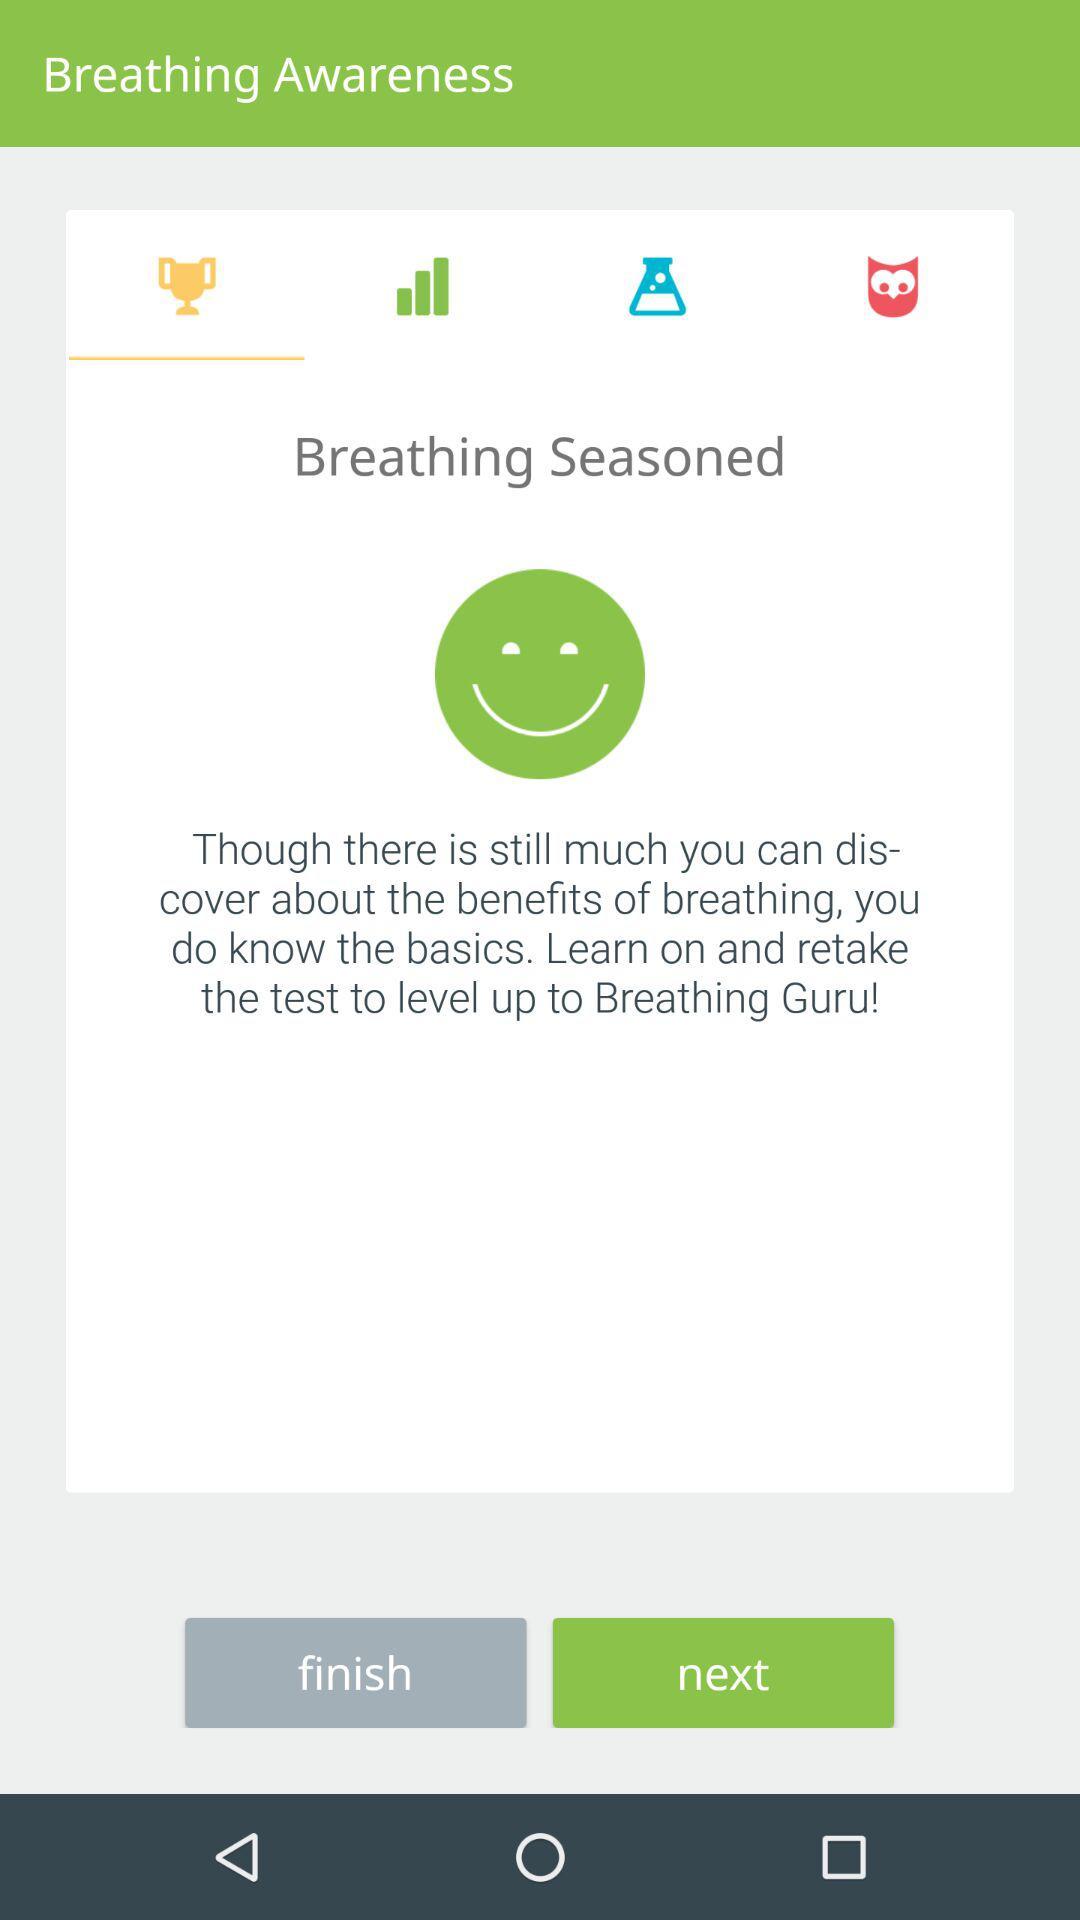 The height and width of the screenshot is (1920, 1080). What do you see at coordinates (723, 1672) in the screenshot?
I see `next` at bounding box center [723, 1672].